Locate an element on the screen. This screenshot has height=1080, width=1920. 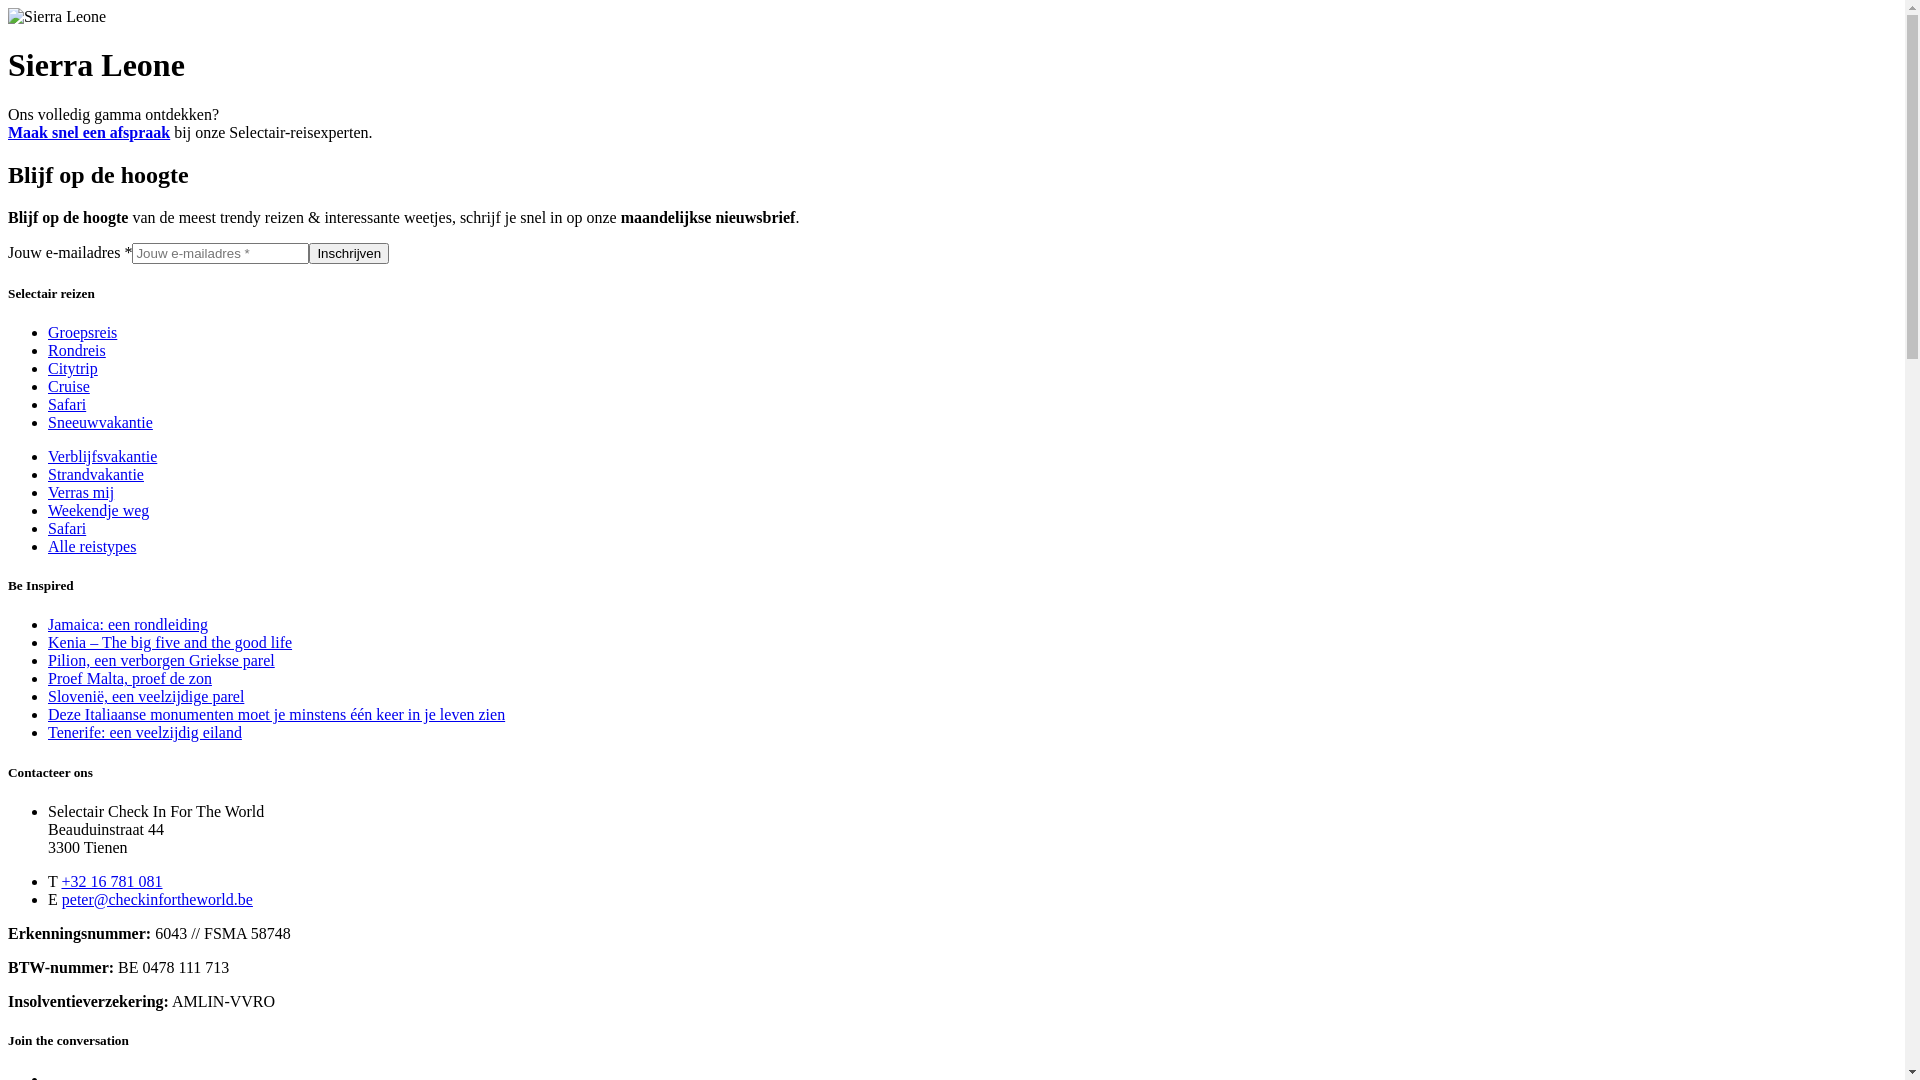
'Jamaica: een rondleiding' is located at coordinates (48, 623).